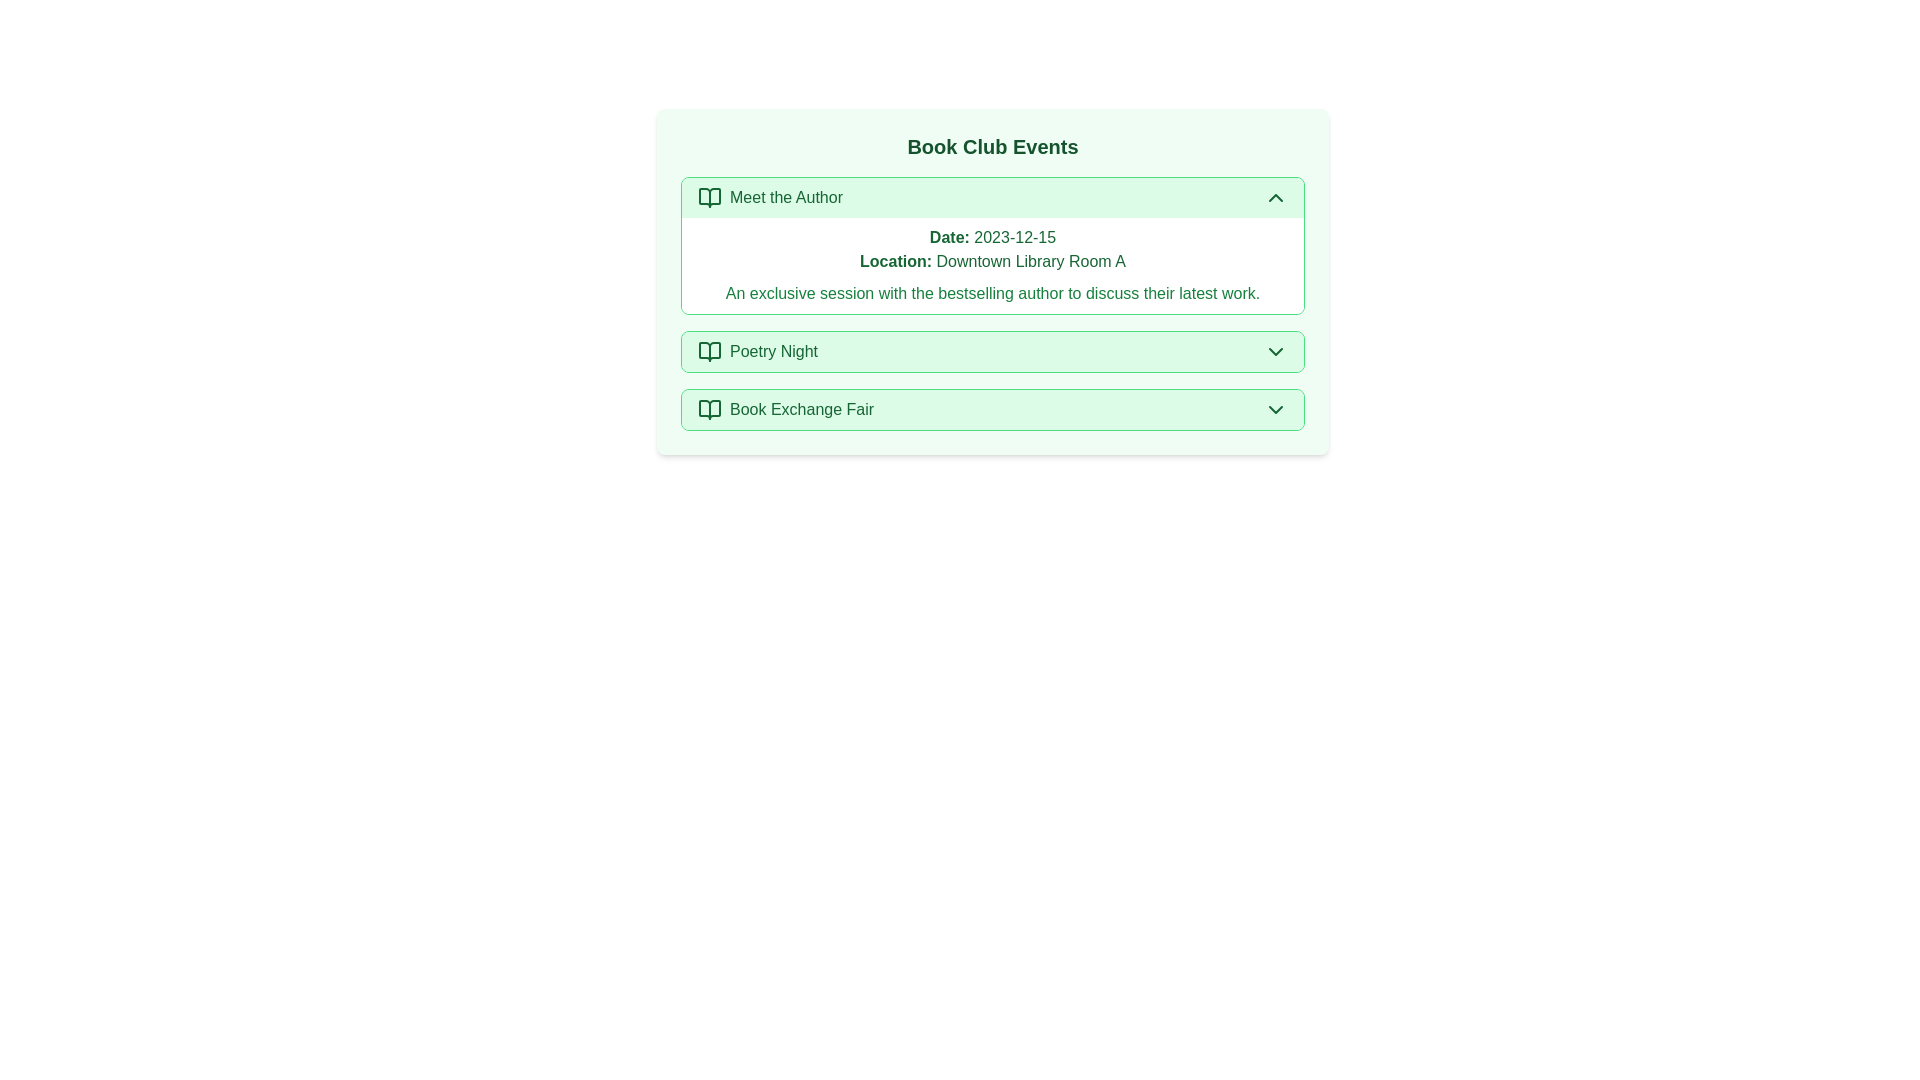 Image resolution: width=1920 pixels, height=1080 pixels. What do you see at coordinates (710, 350) in the screenshot?
I see `the decorative book icon representing the 'Poetry Night' section in the 'Book Club Events'` at bounding box center [710, 350].